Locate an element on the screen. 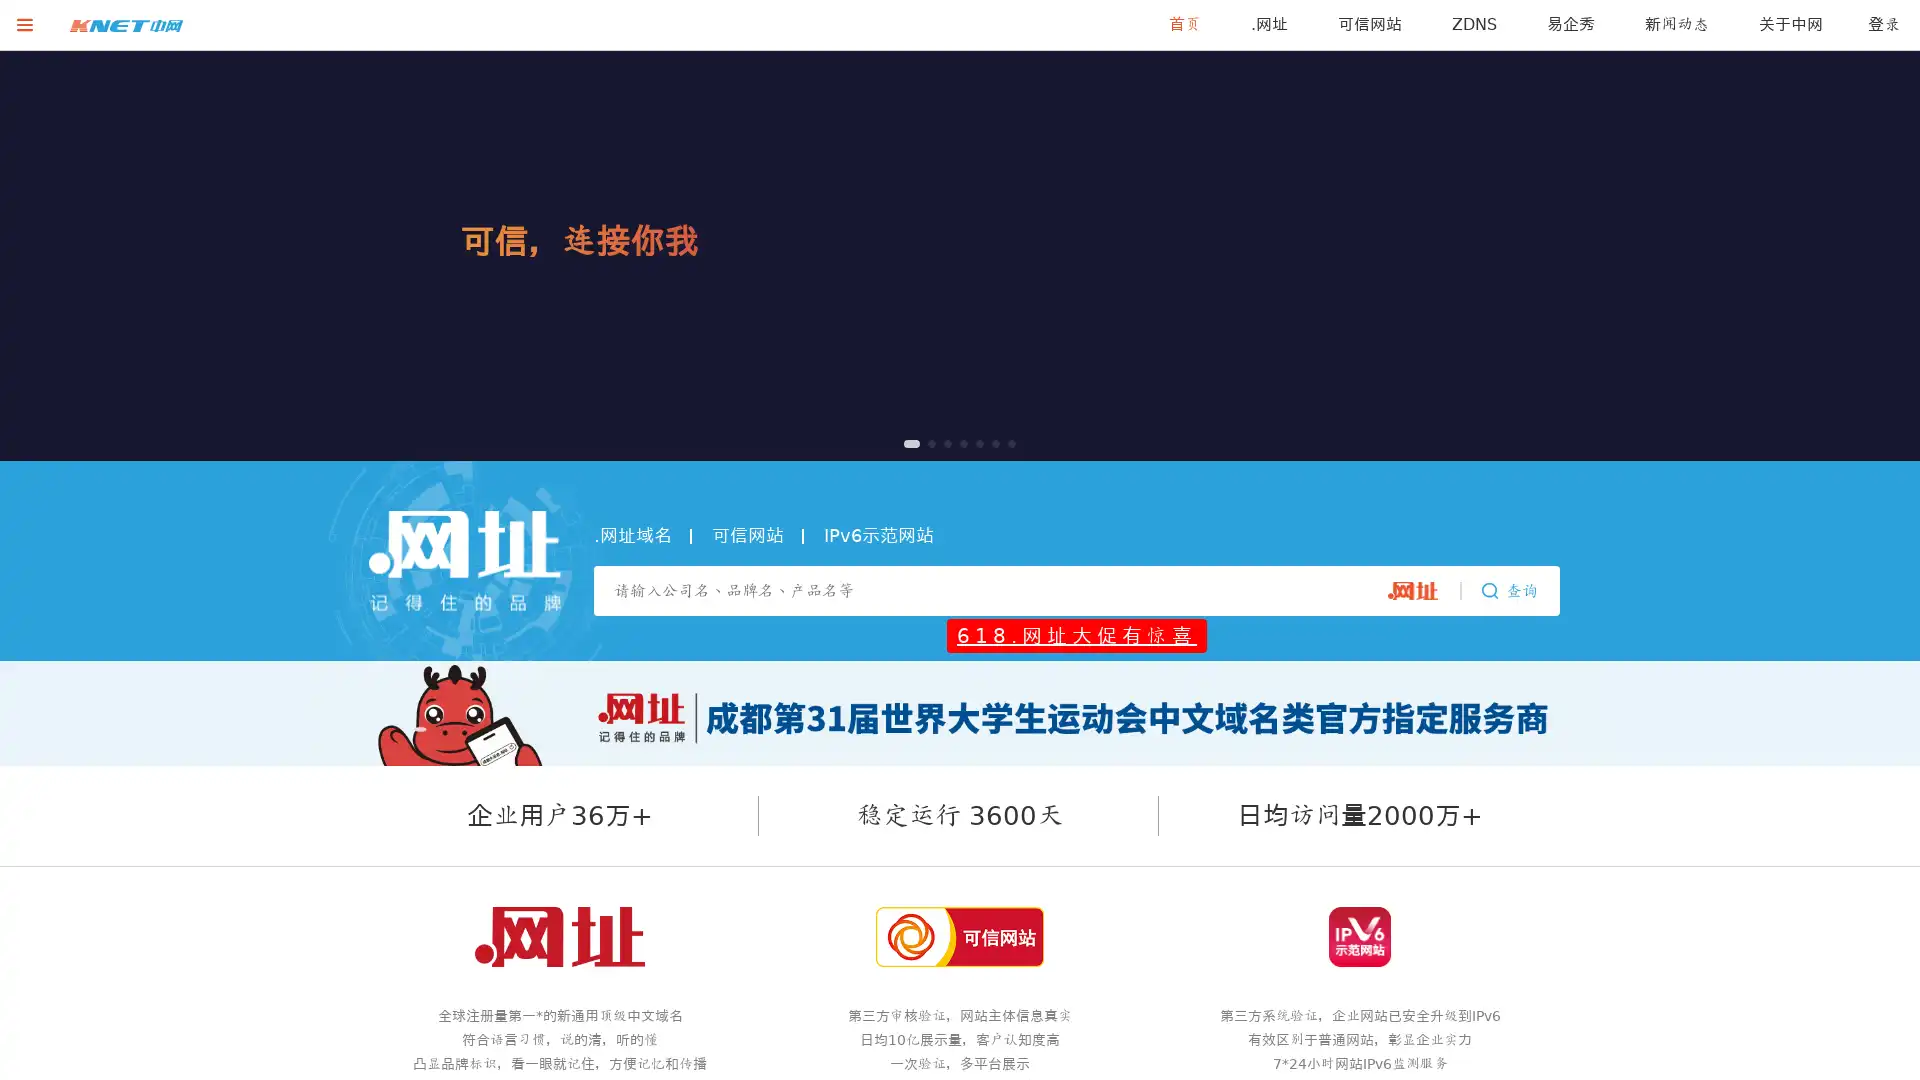  Go to slide 4 is located at coordinates (954, 442).